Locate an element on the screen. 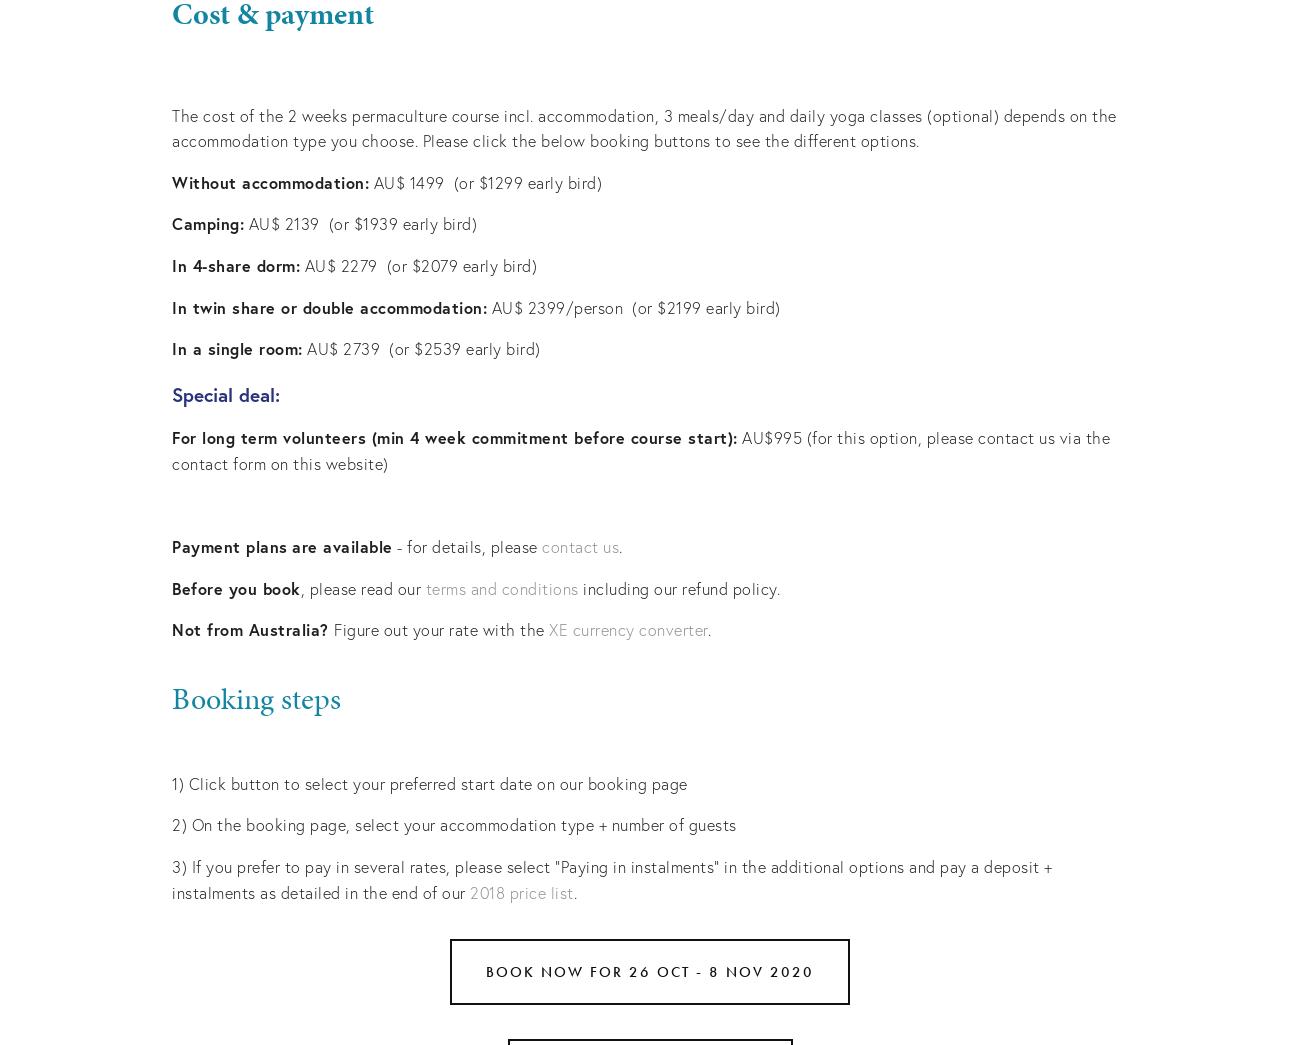  'AU$ 1499  (or $1299 early bird)' is located at coordinates (484, 181).